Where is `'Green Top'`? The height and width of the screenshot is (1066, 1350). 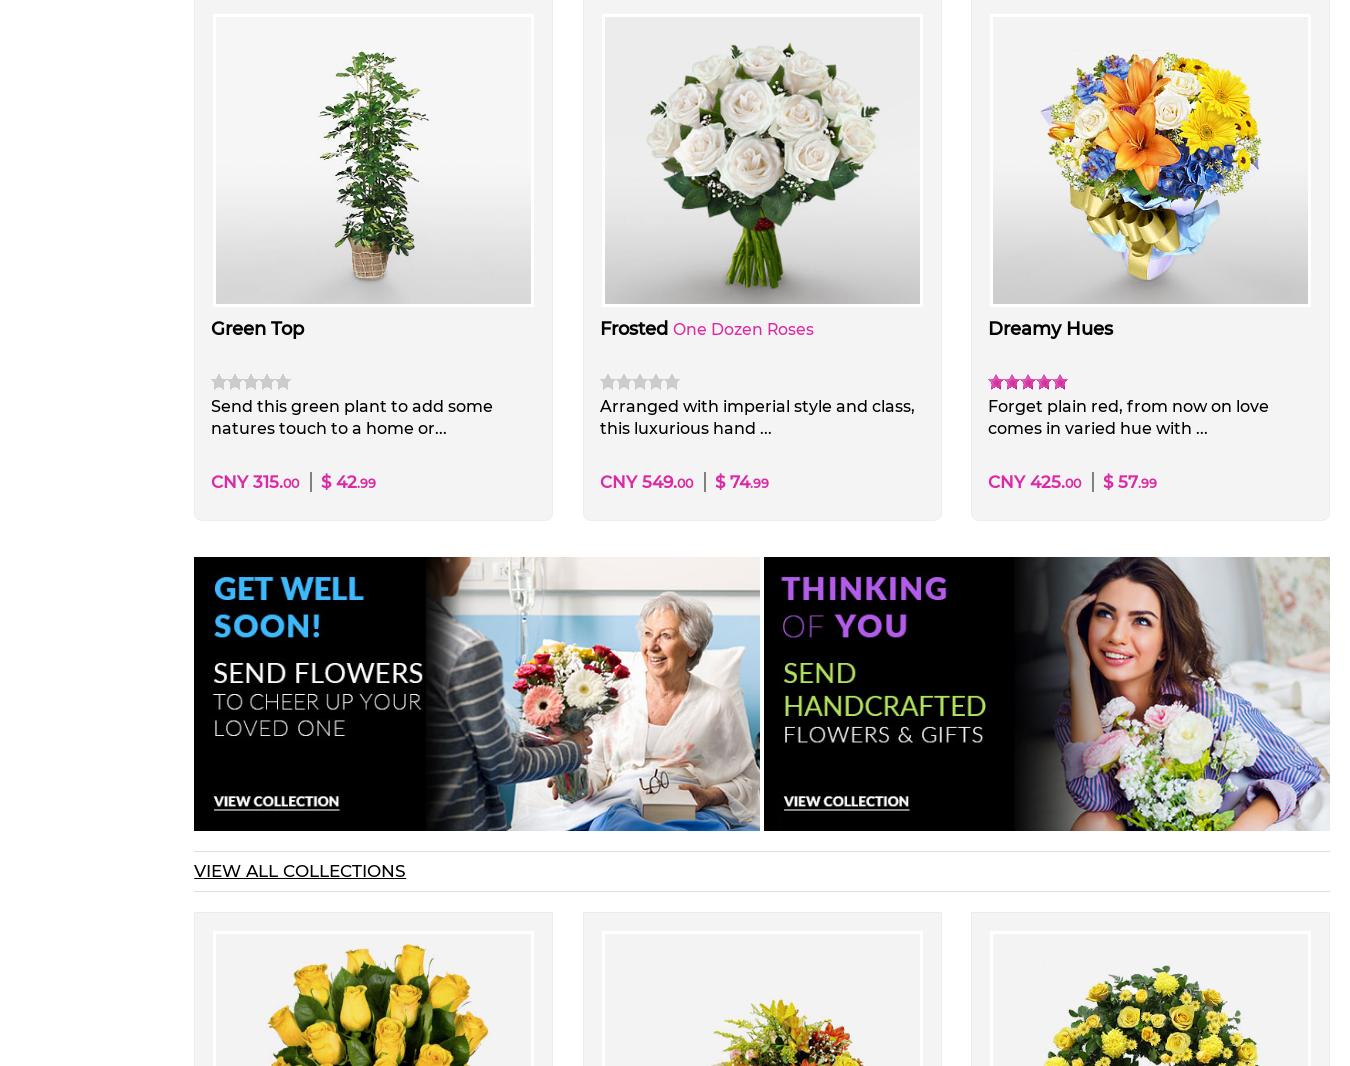
'Green Top' is located at coordinates (211, 328).